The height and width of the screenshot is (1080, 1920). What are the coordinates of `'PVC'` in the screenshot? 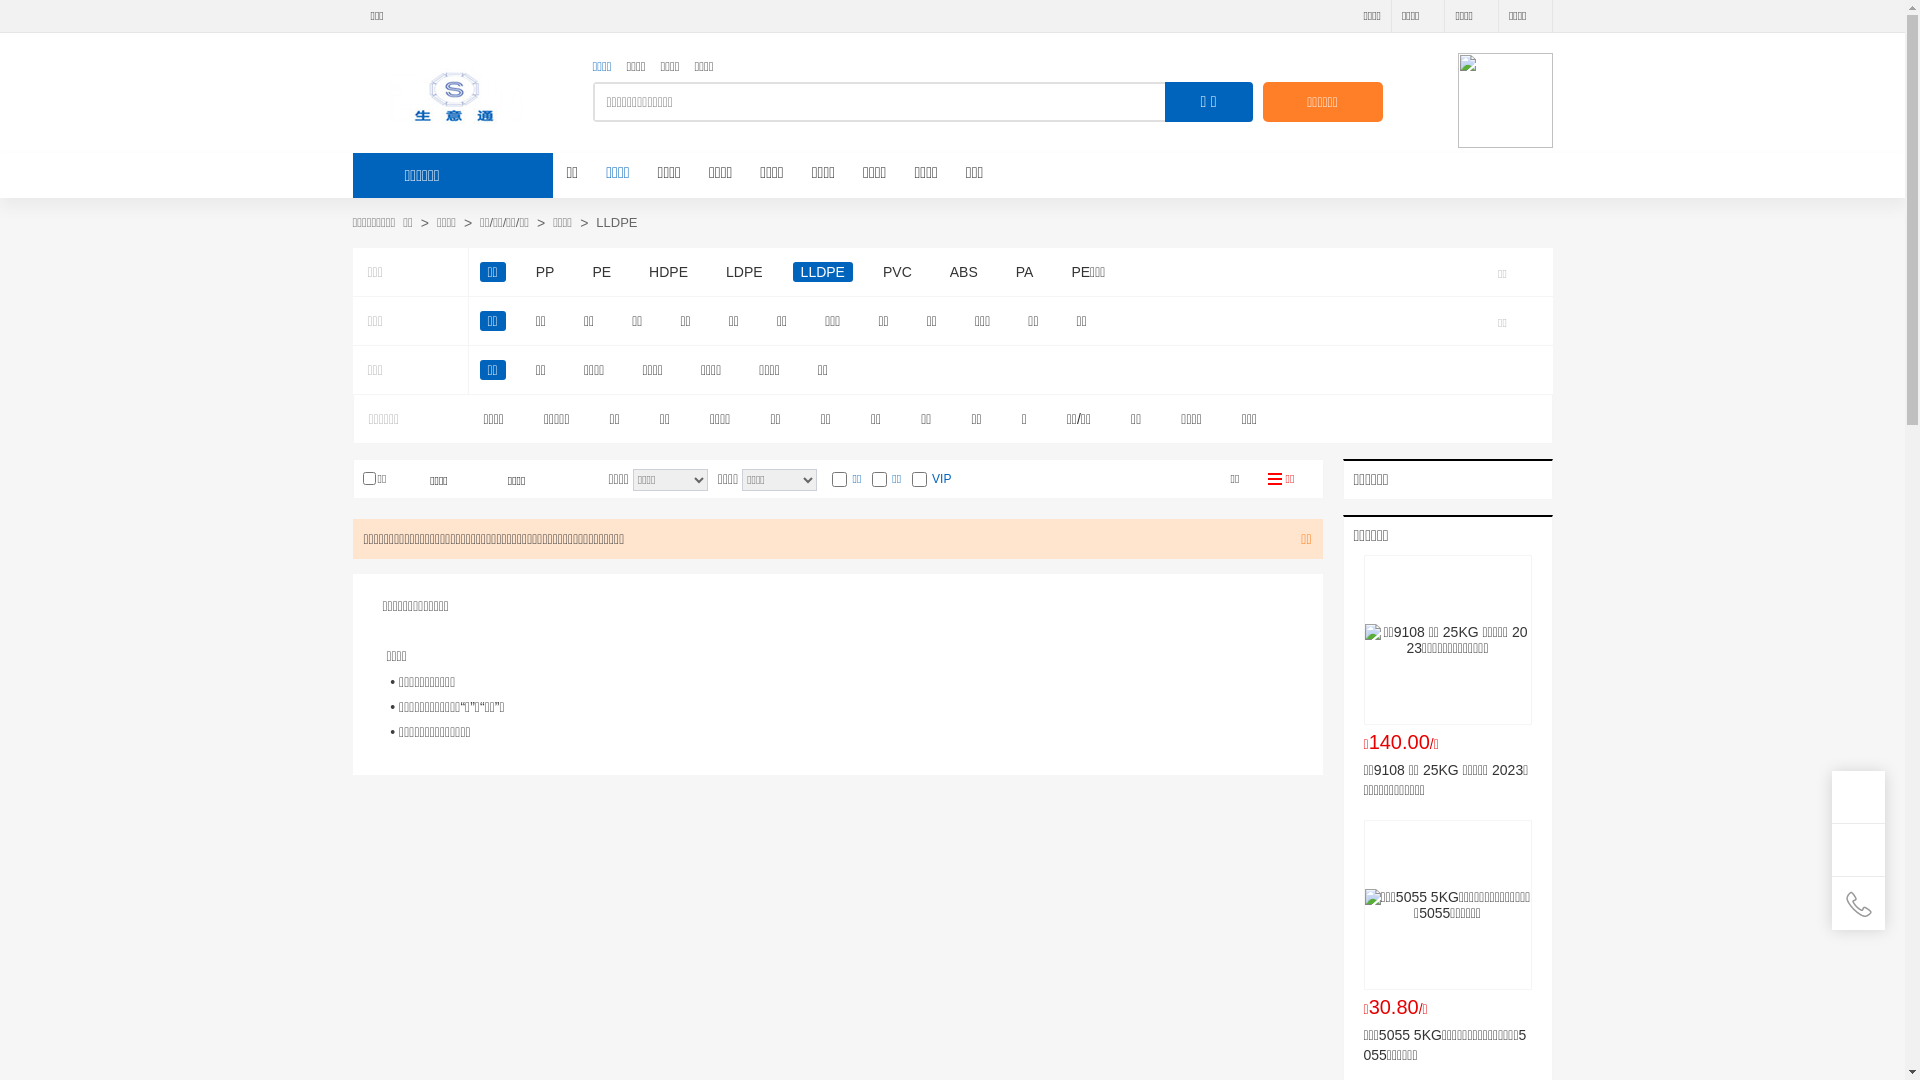 It's located at (896, 272).